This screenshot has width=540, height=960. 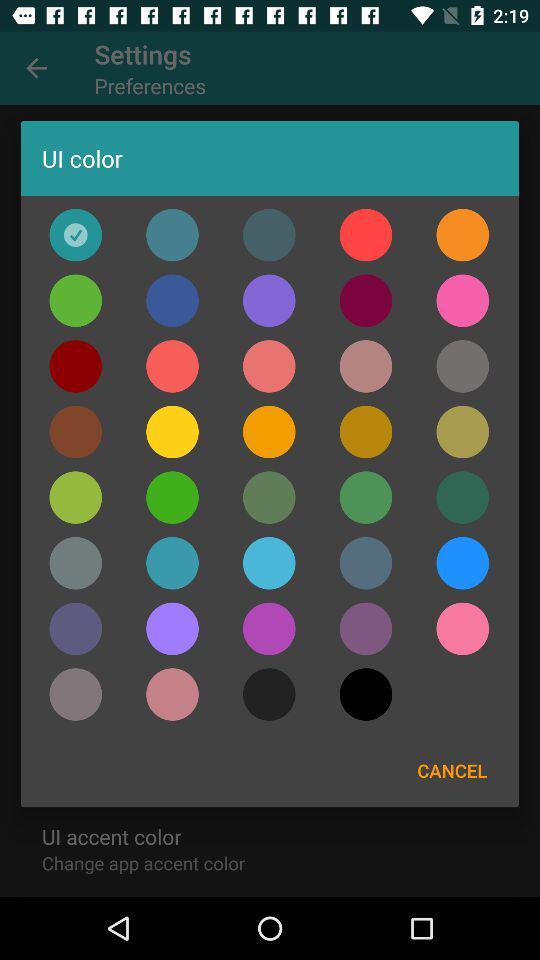 I want to click on ui color, so click(x=74, y=235).